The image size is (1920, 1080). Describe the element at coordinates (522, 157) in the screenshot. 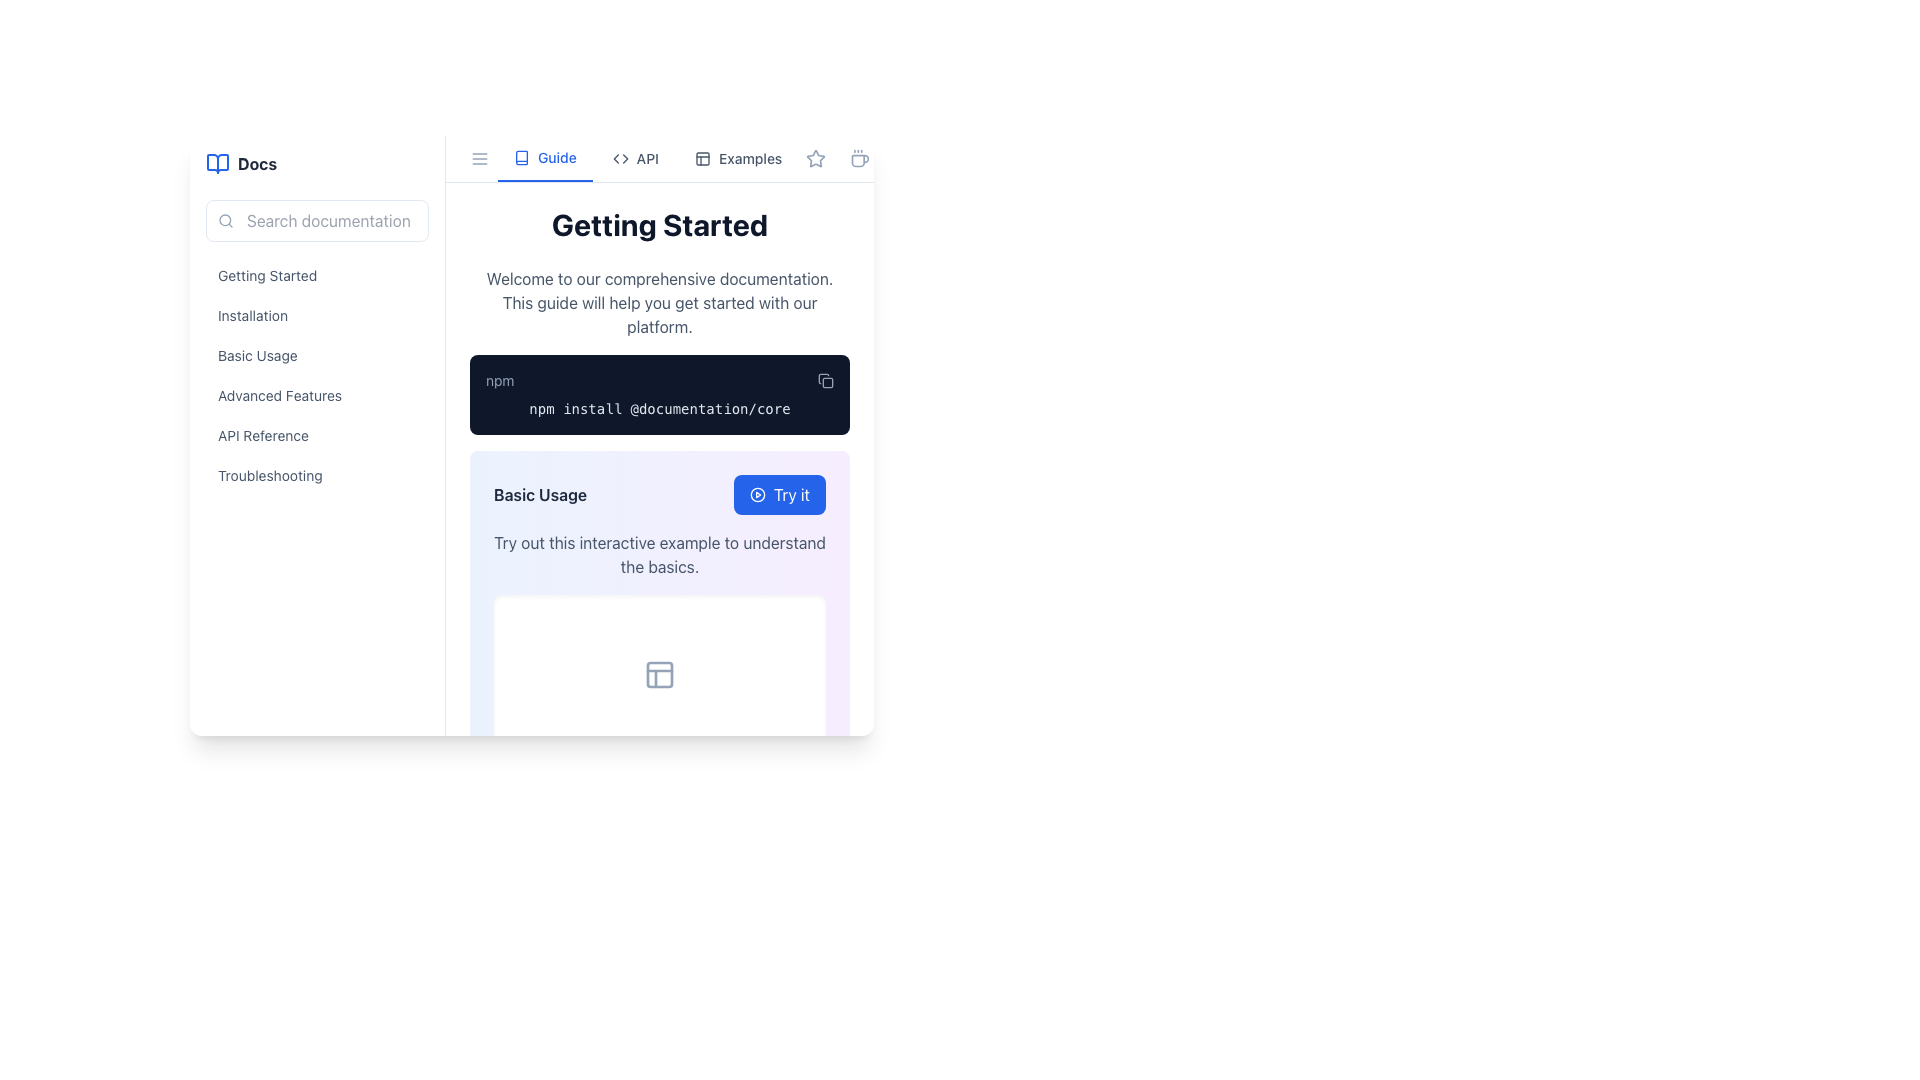

I see `the open book icon associated with the 'Guide' text in the navigation bar` at that location.